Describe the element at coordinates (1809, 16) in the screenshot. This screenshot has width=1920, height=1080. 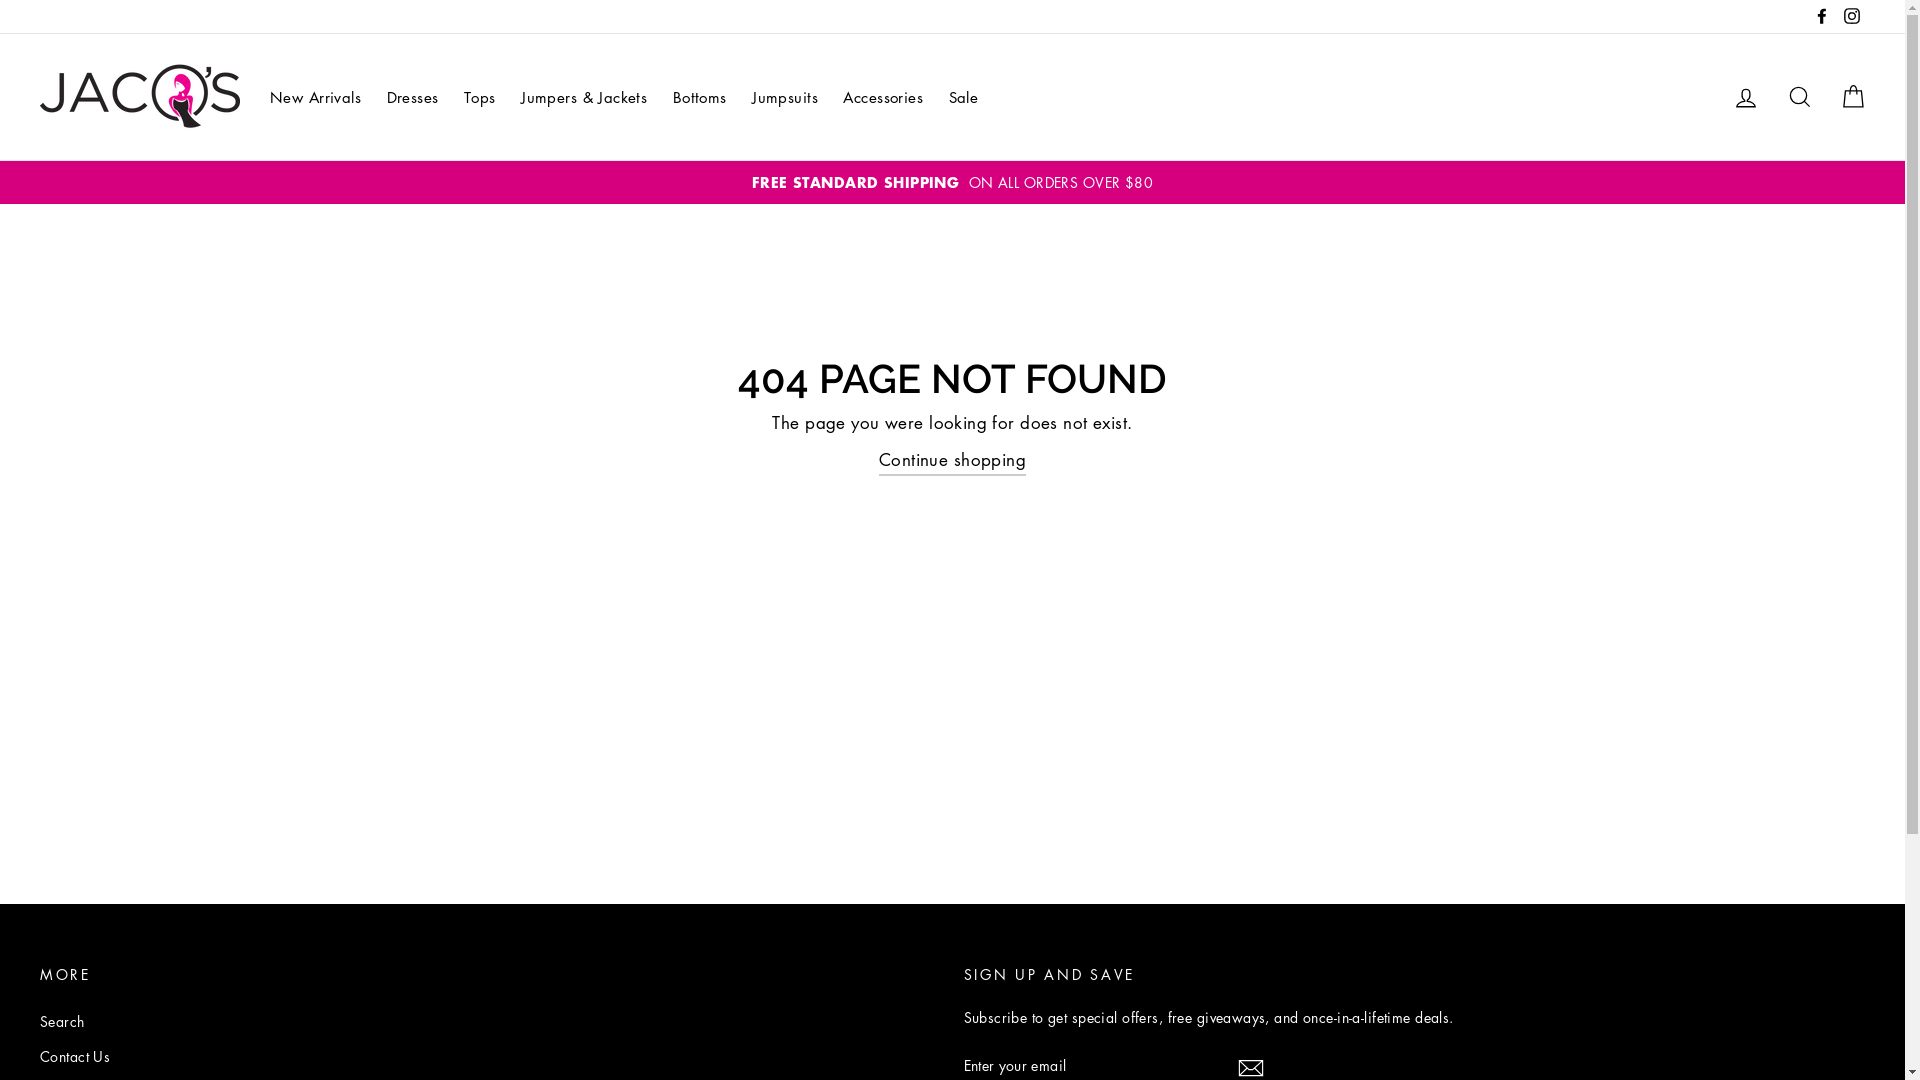
I see `'Facebook'` at that location.